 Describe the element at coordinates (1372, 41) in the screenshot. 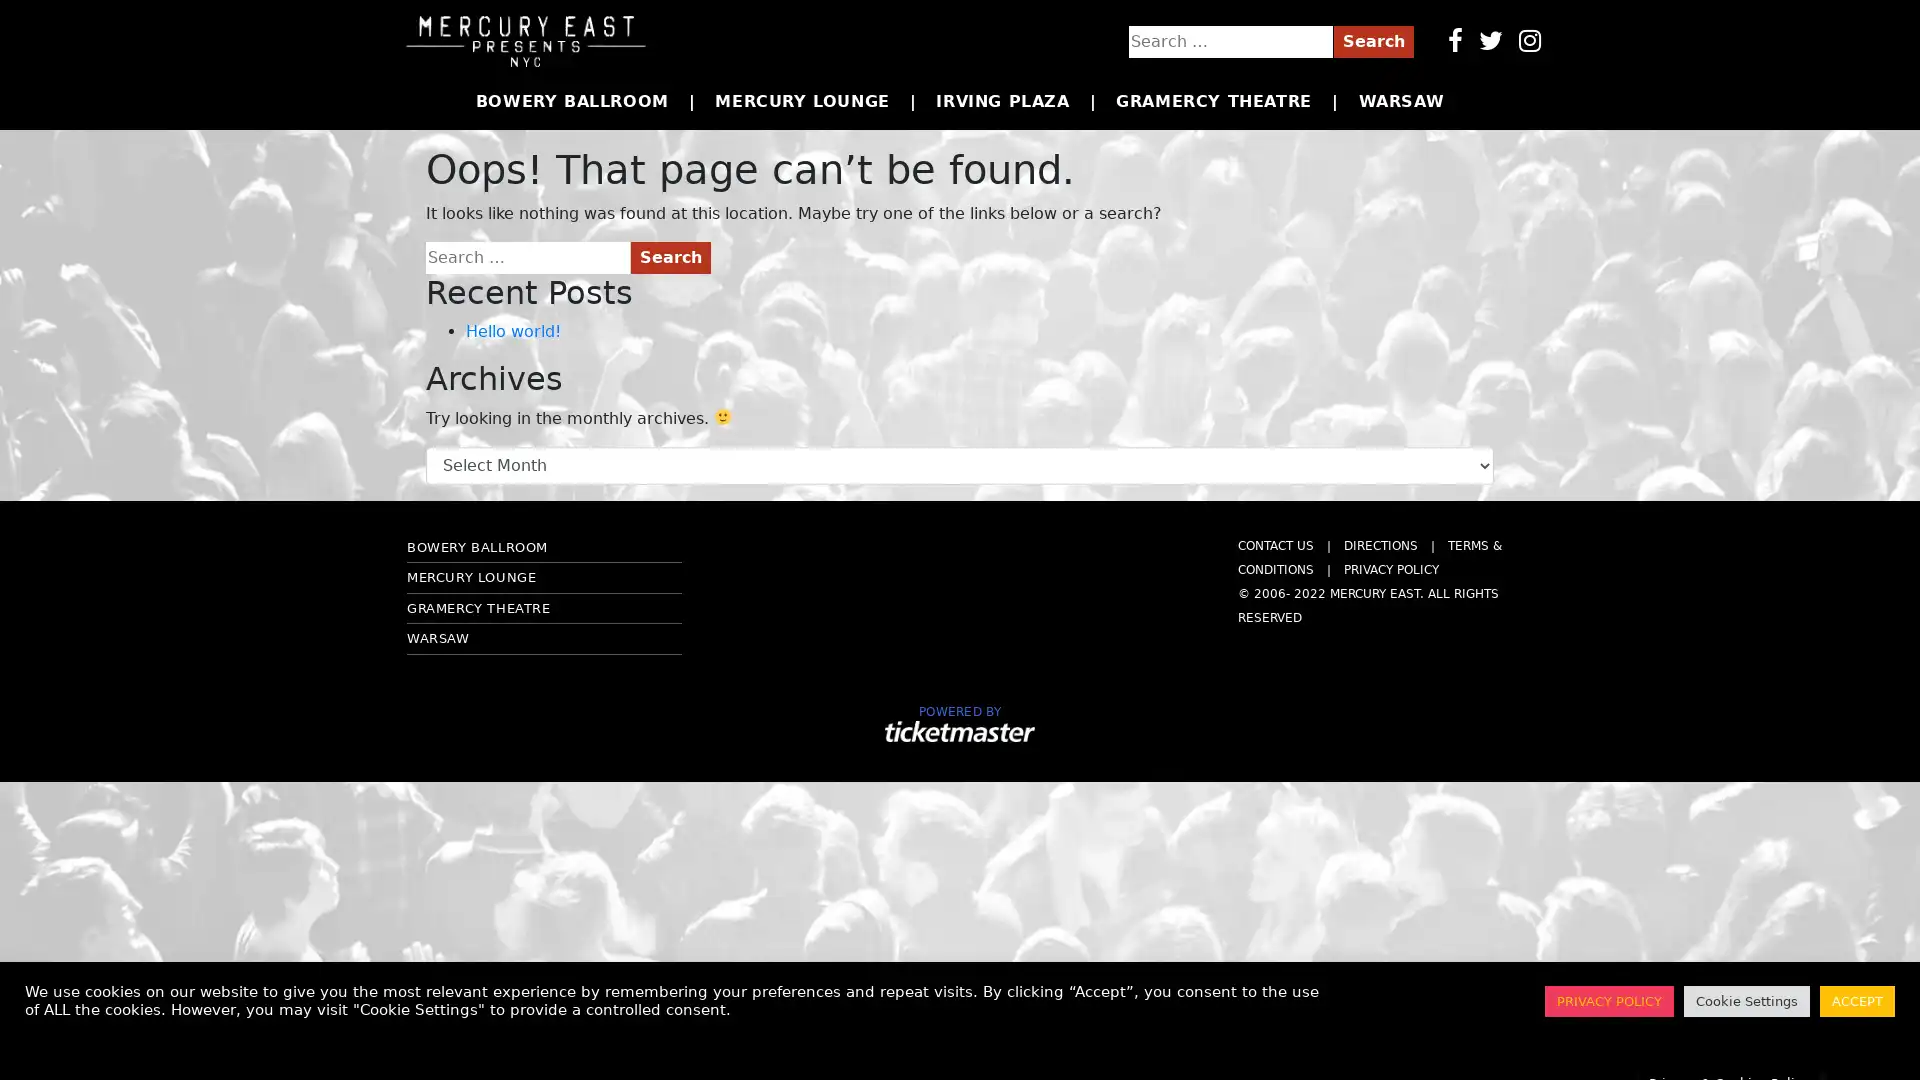

I see `Search` at that location.